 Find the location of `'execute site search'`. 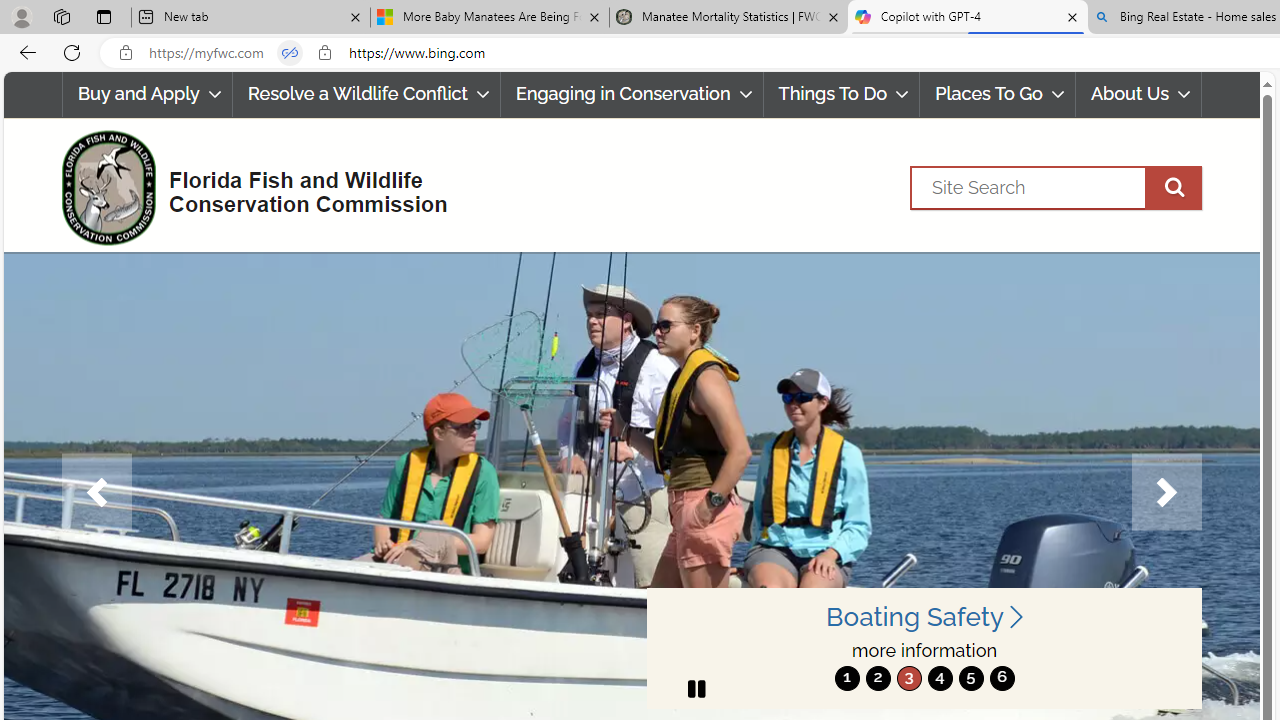

'execute site search' is located at coordinates (1173, 187).